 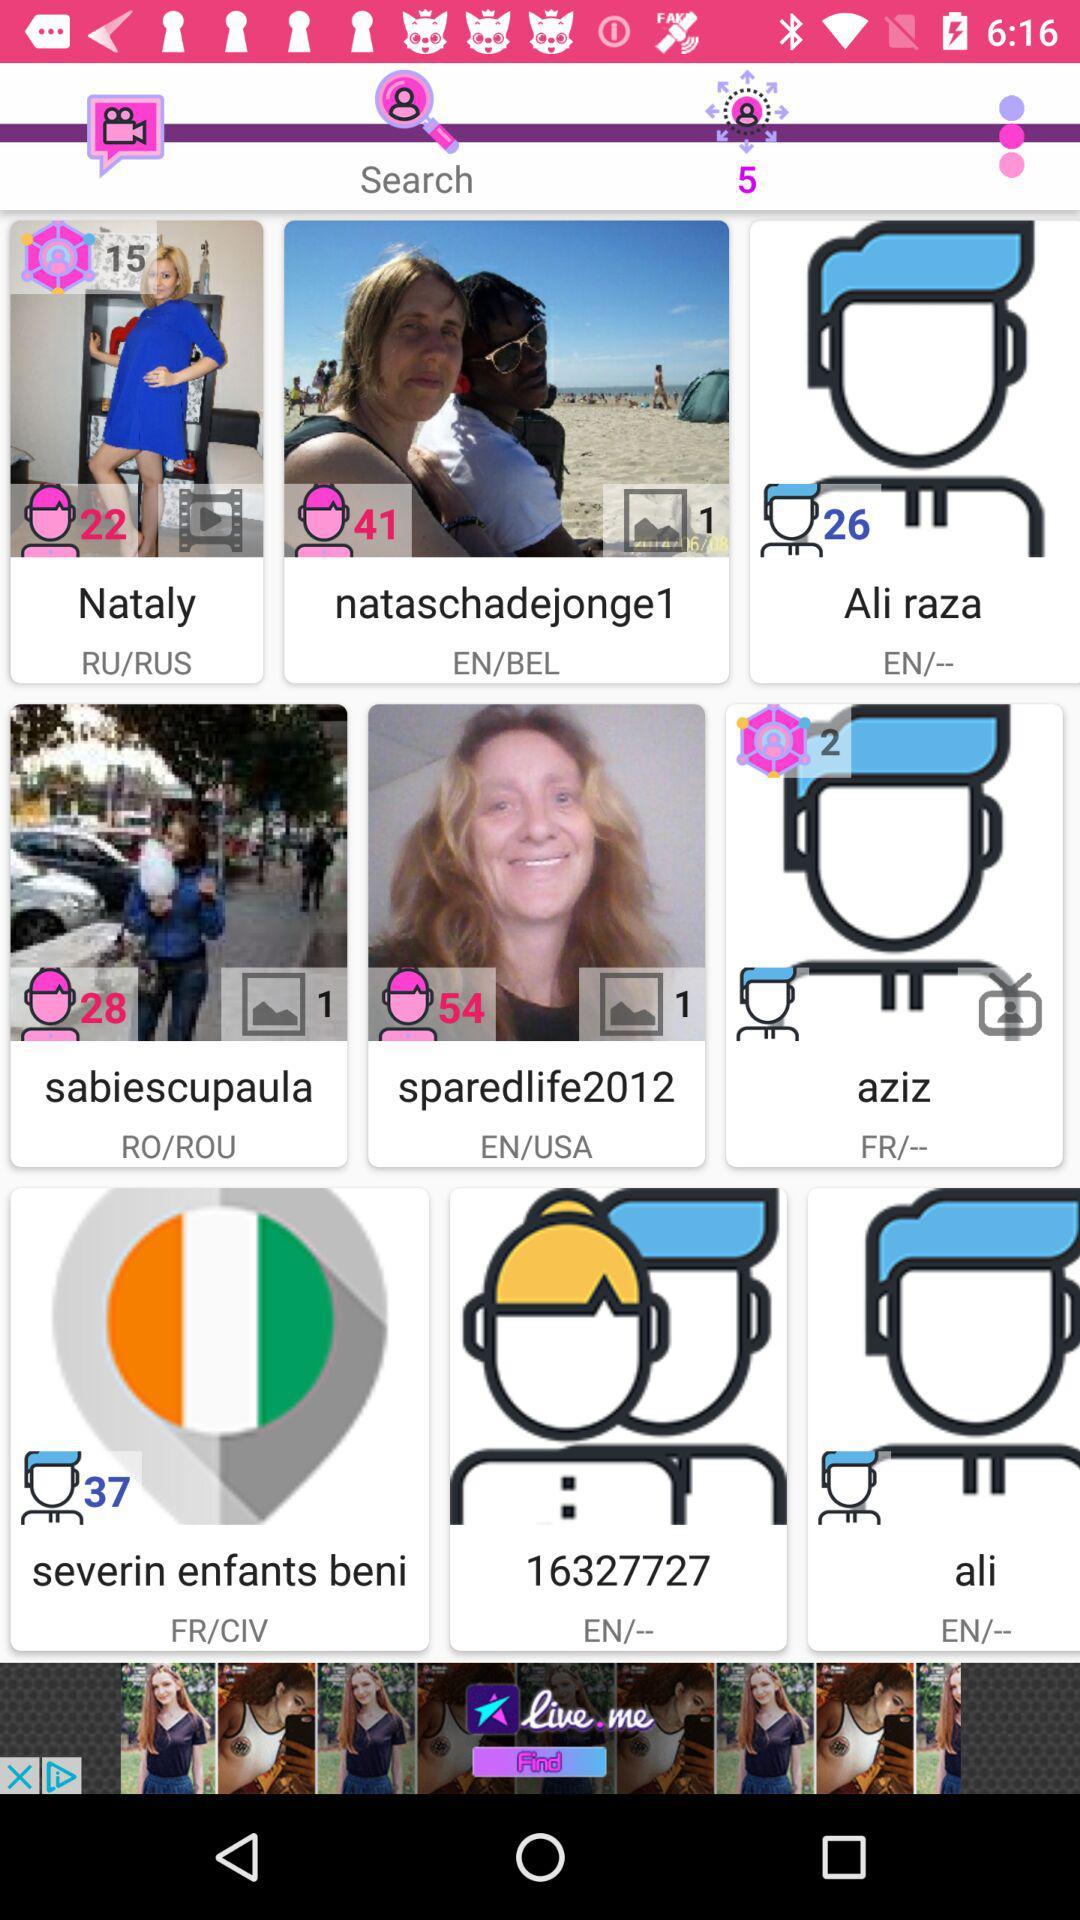 What do you see at coordinates (540, 1727) in the screenshot?
I see `advertisement` at bounding box center [540, 1727].